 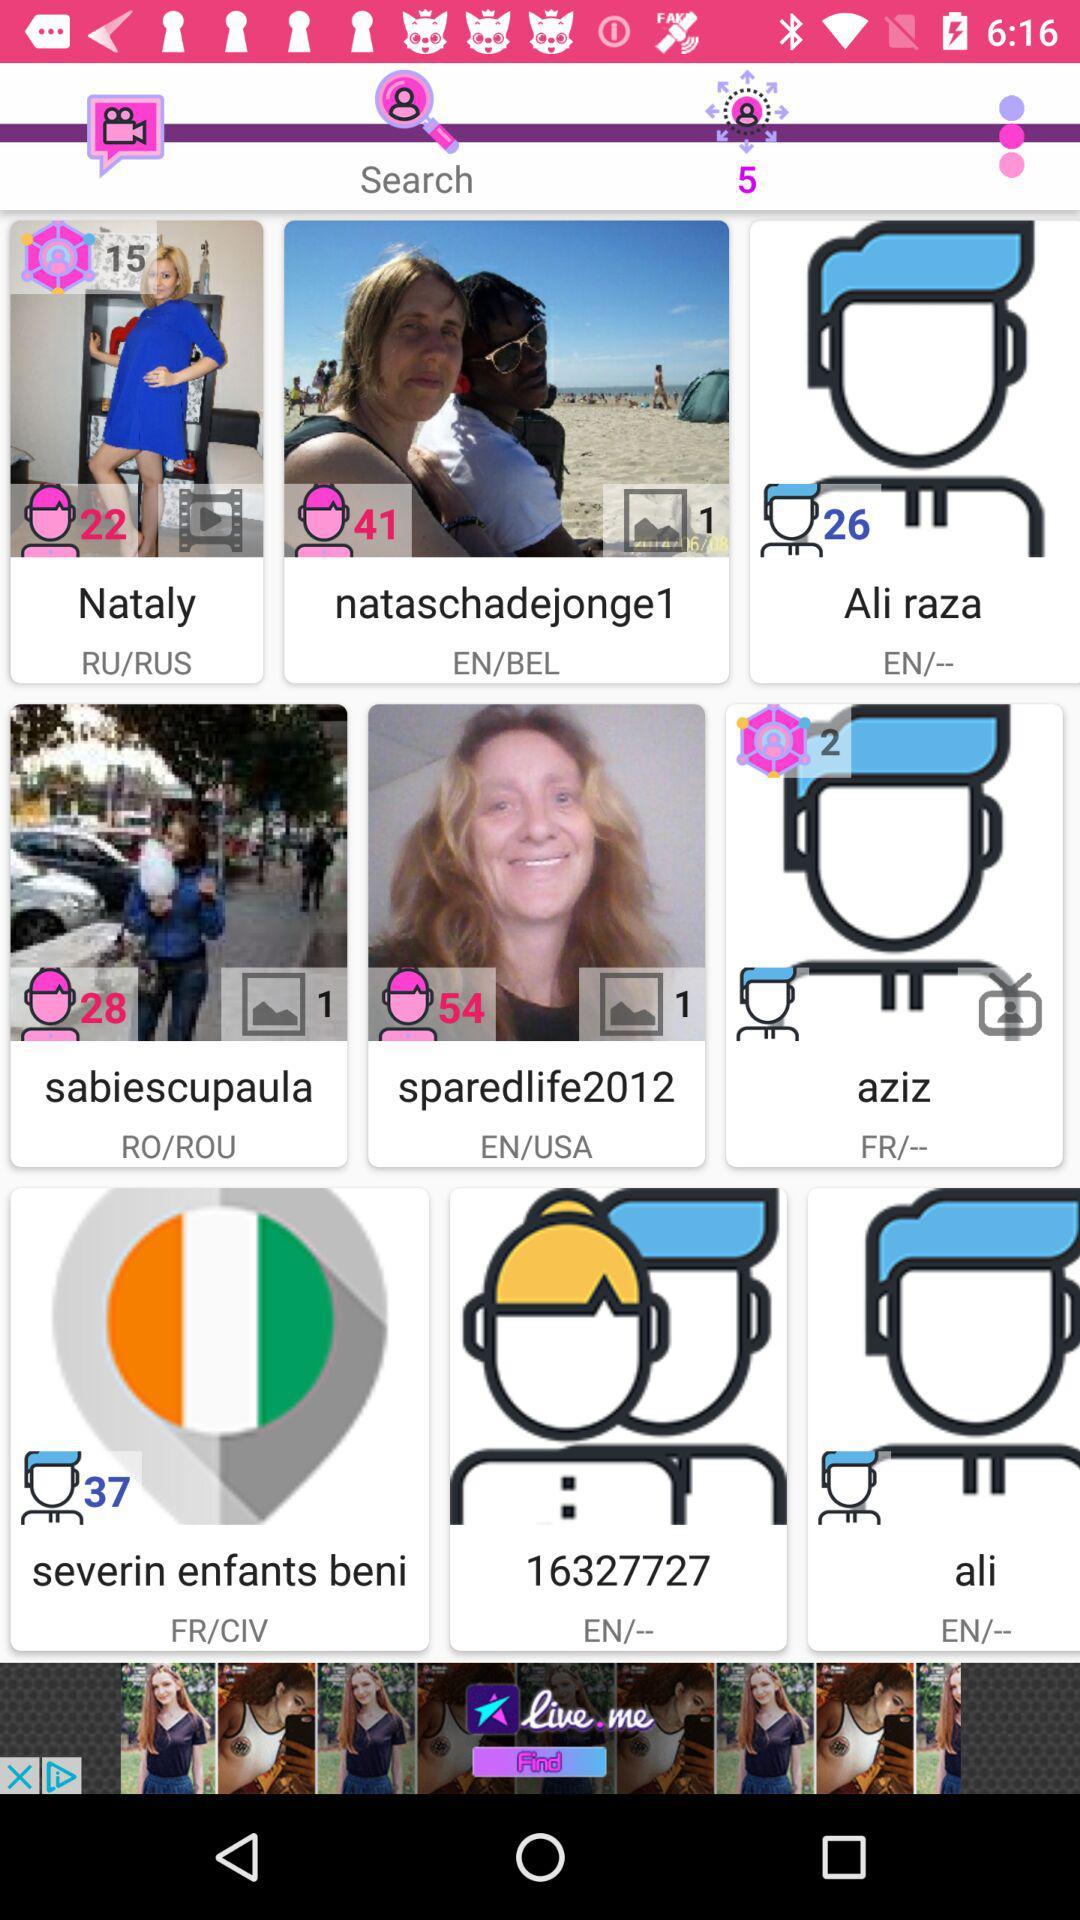 What do you see at coordinates (540, 1727) in the screenshot?
I see `advertisement` at bounding box center [540, 1727].